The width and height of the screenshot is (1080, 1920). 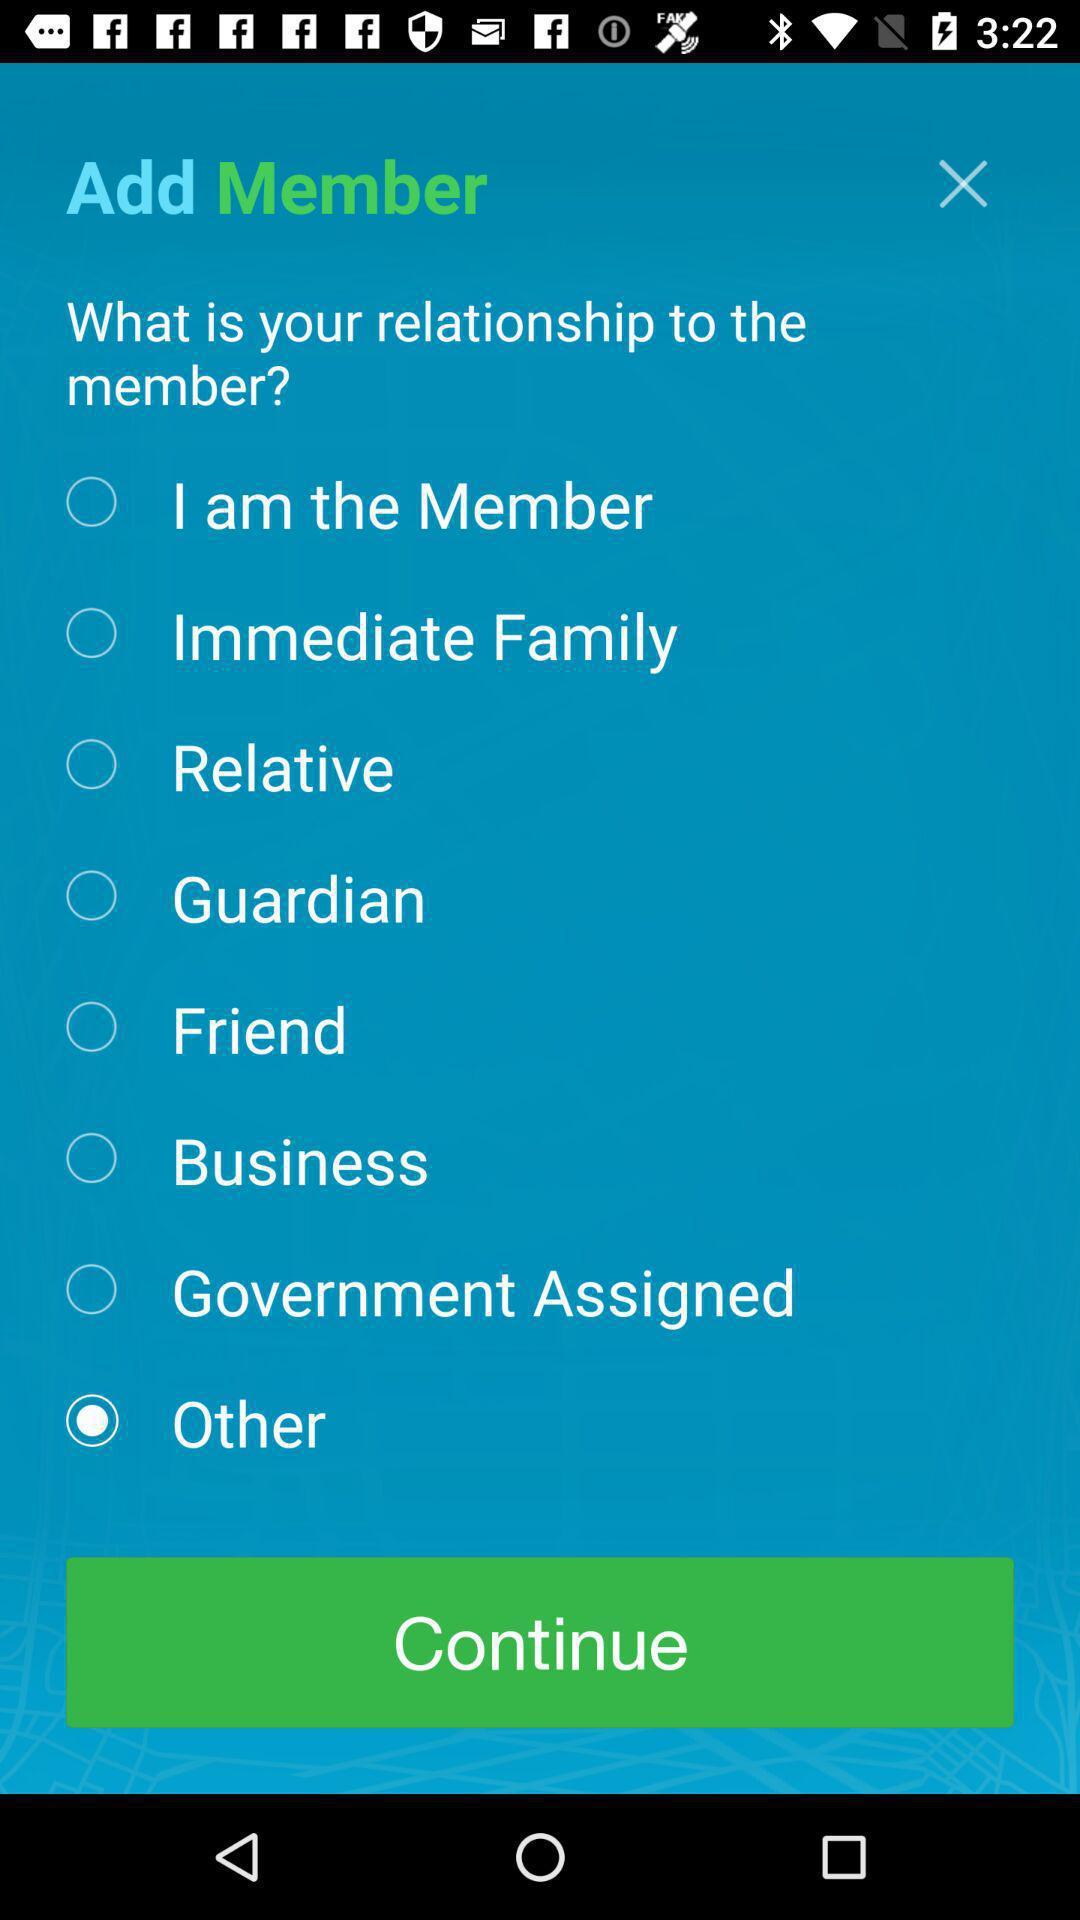 What do you see at coordinates (300, 1158) in the screenshot?
I see `business item` at bounding box center [300, 1158].